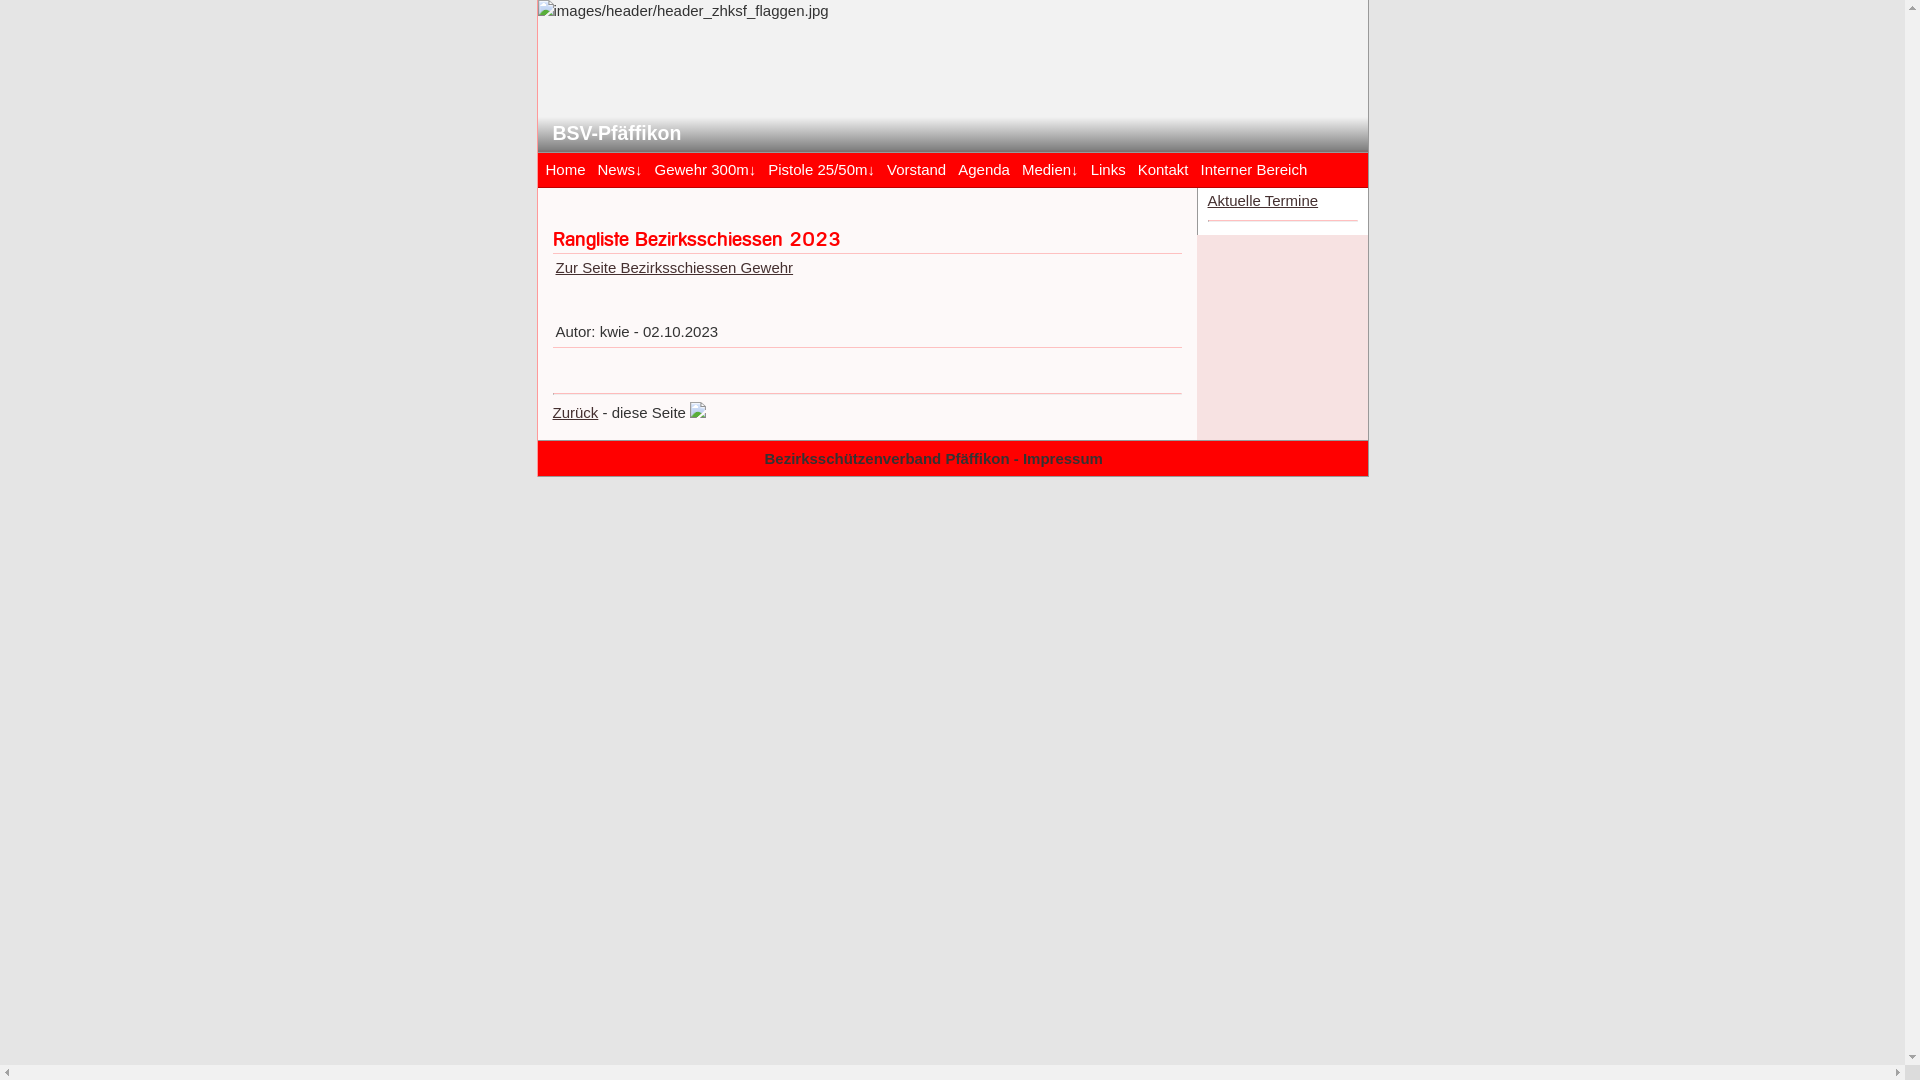 Image resolution: width=1920 pixels, height=1080 pixels. I want to click on 'Zur Seite Bezirksschiessen Gewehr', so click(675, 266).